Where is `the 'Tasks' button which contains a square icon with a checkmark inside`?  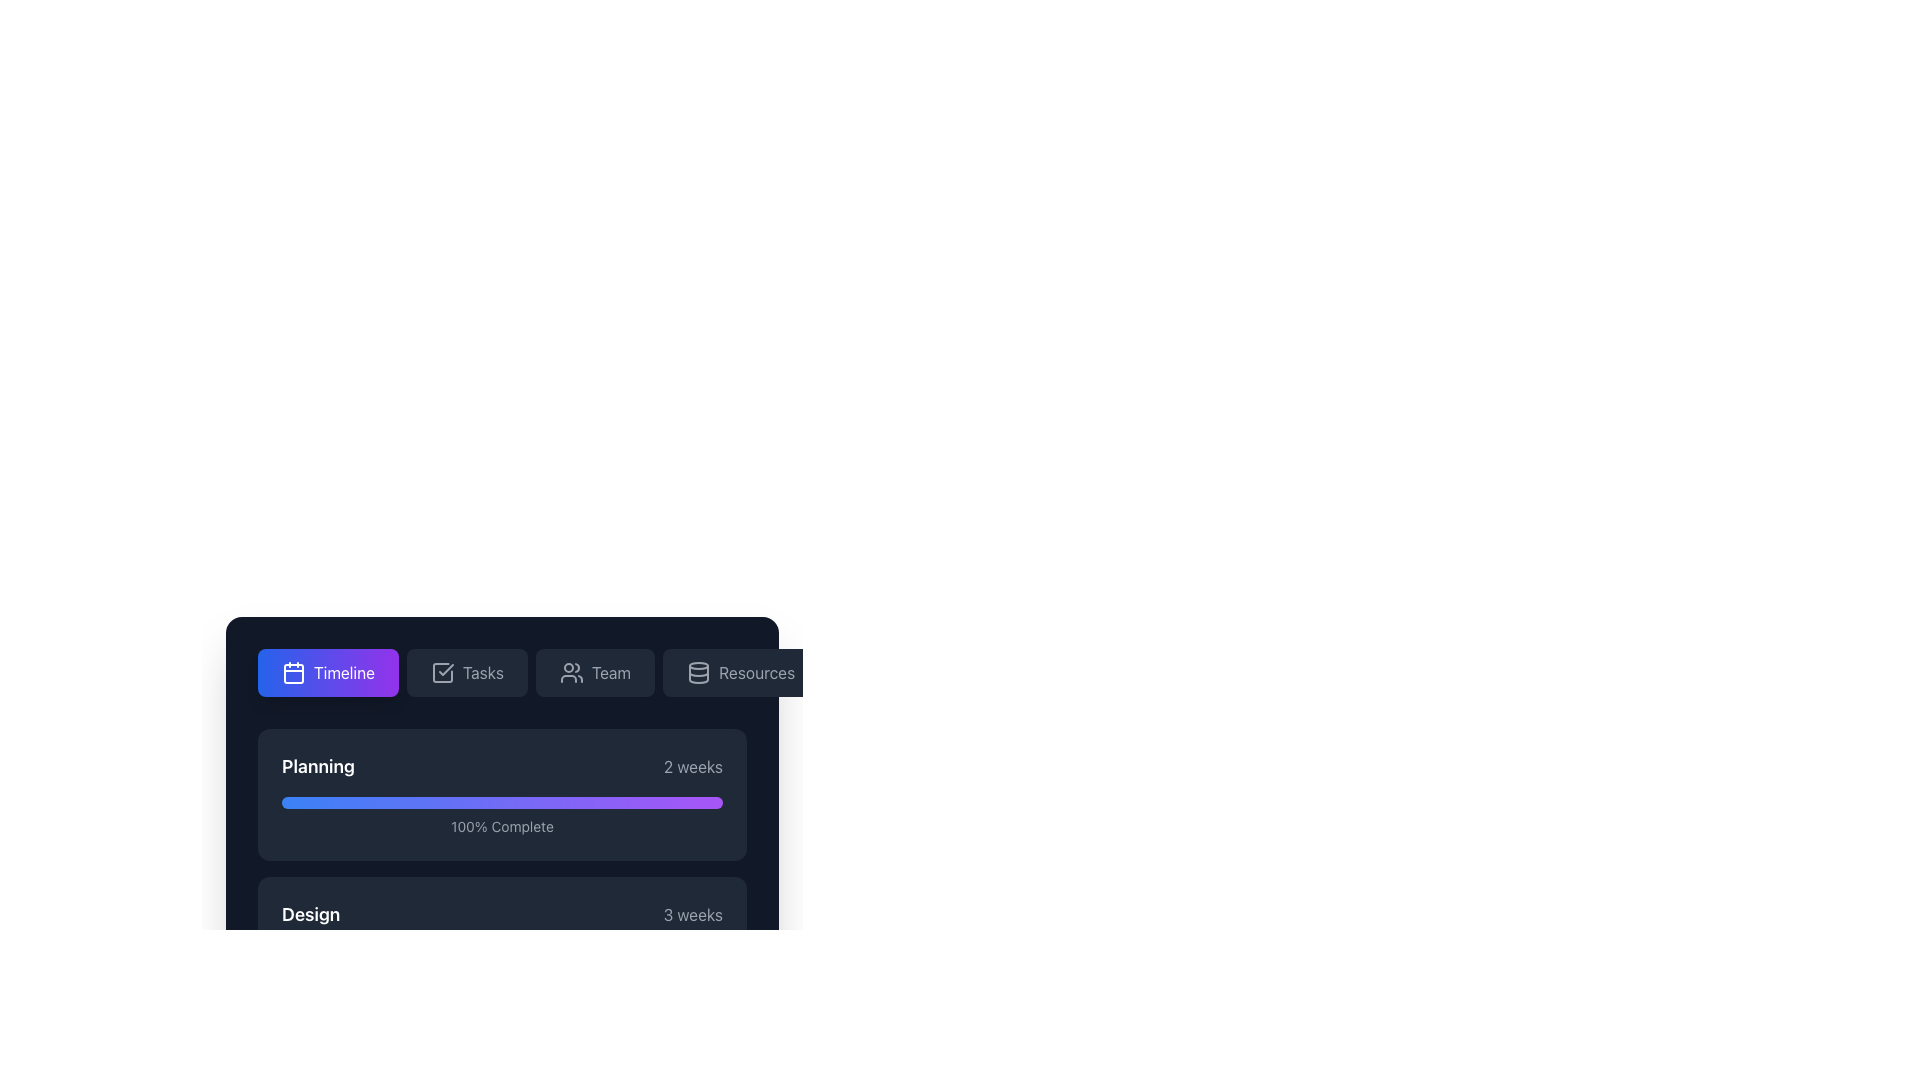
the 'Tasks' button which contains a square icon with a checkmark inside is located at coordinates (441, 672).